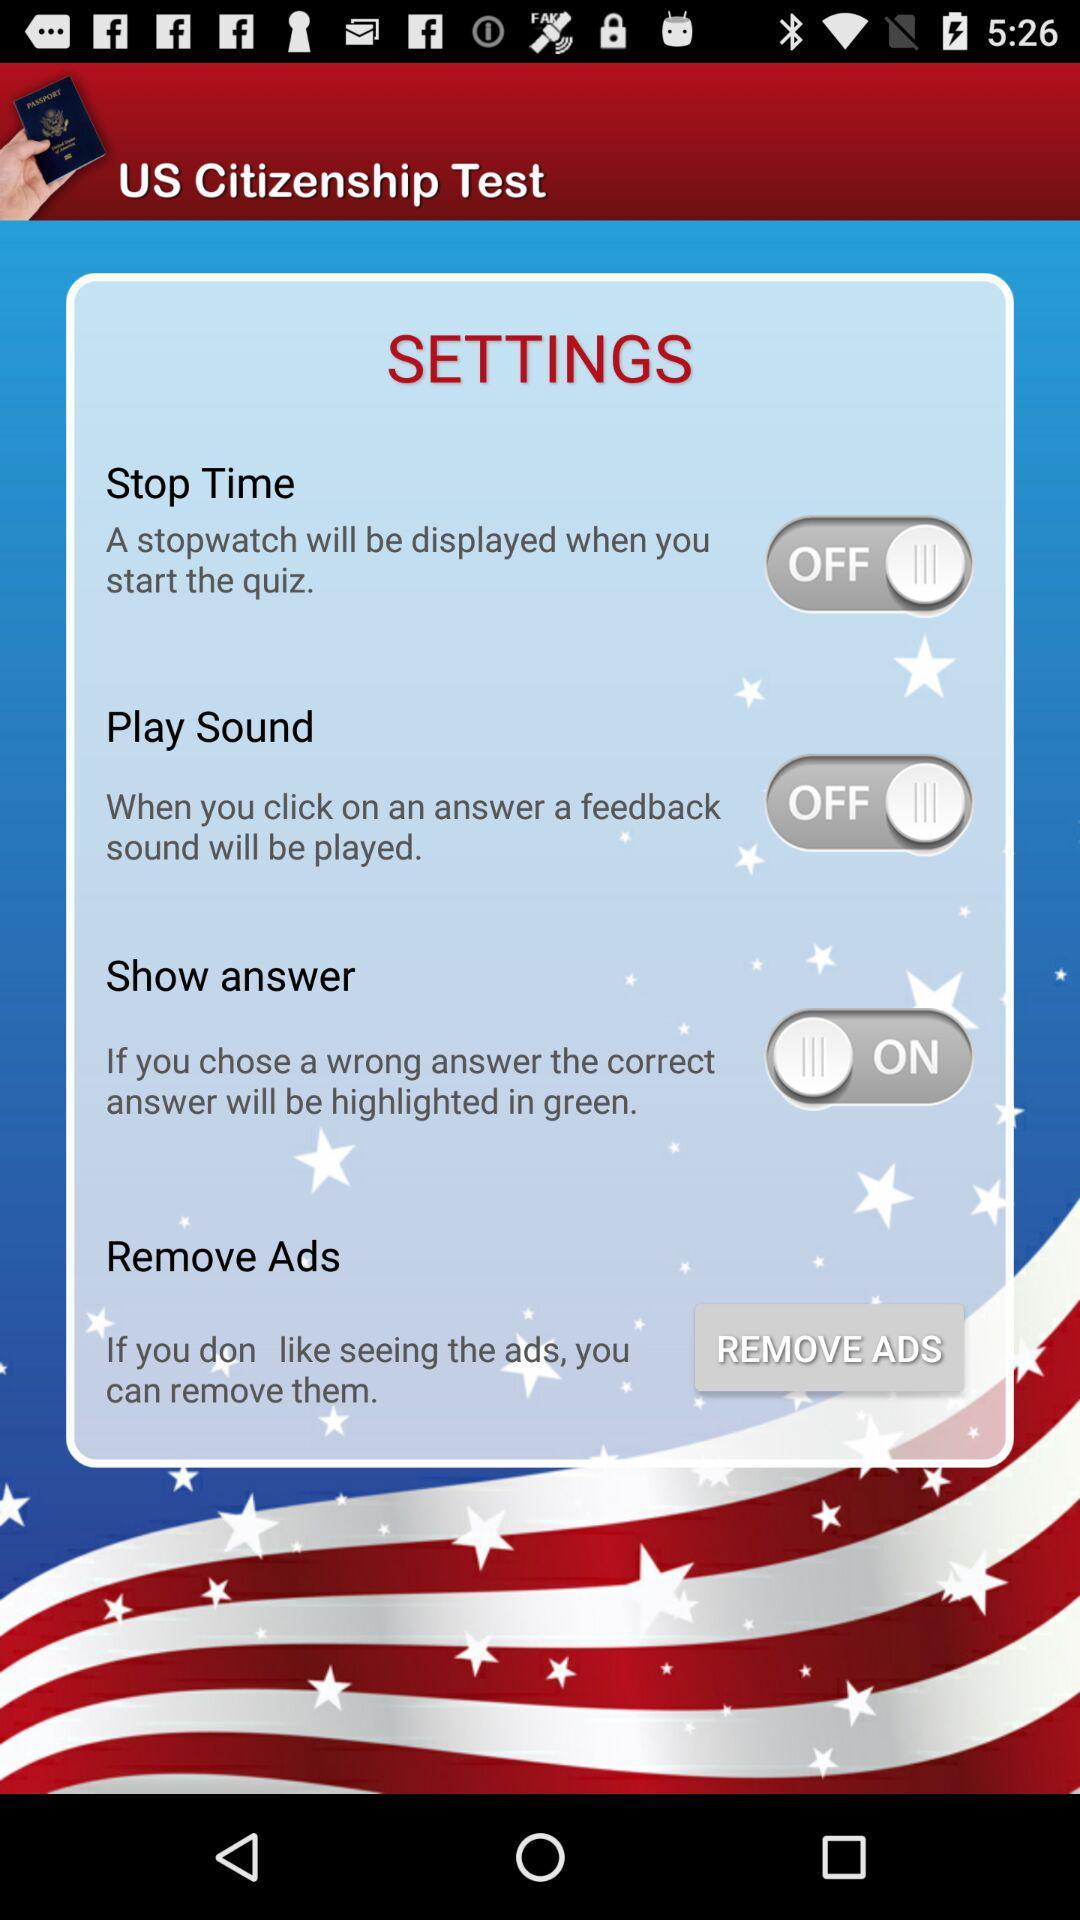  Describe the element at coordinates (868, 805) in the screenshot. I see `play sound option` at that location.